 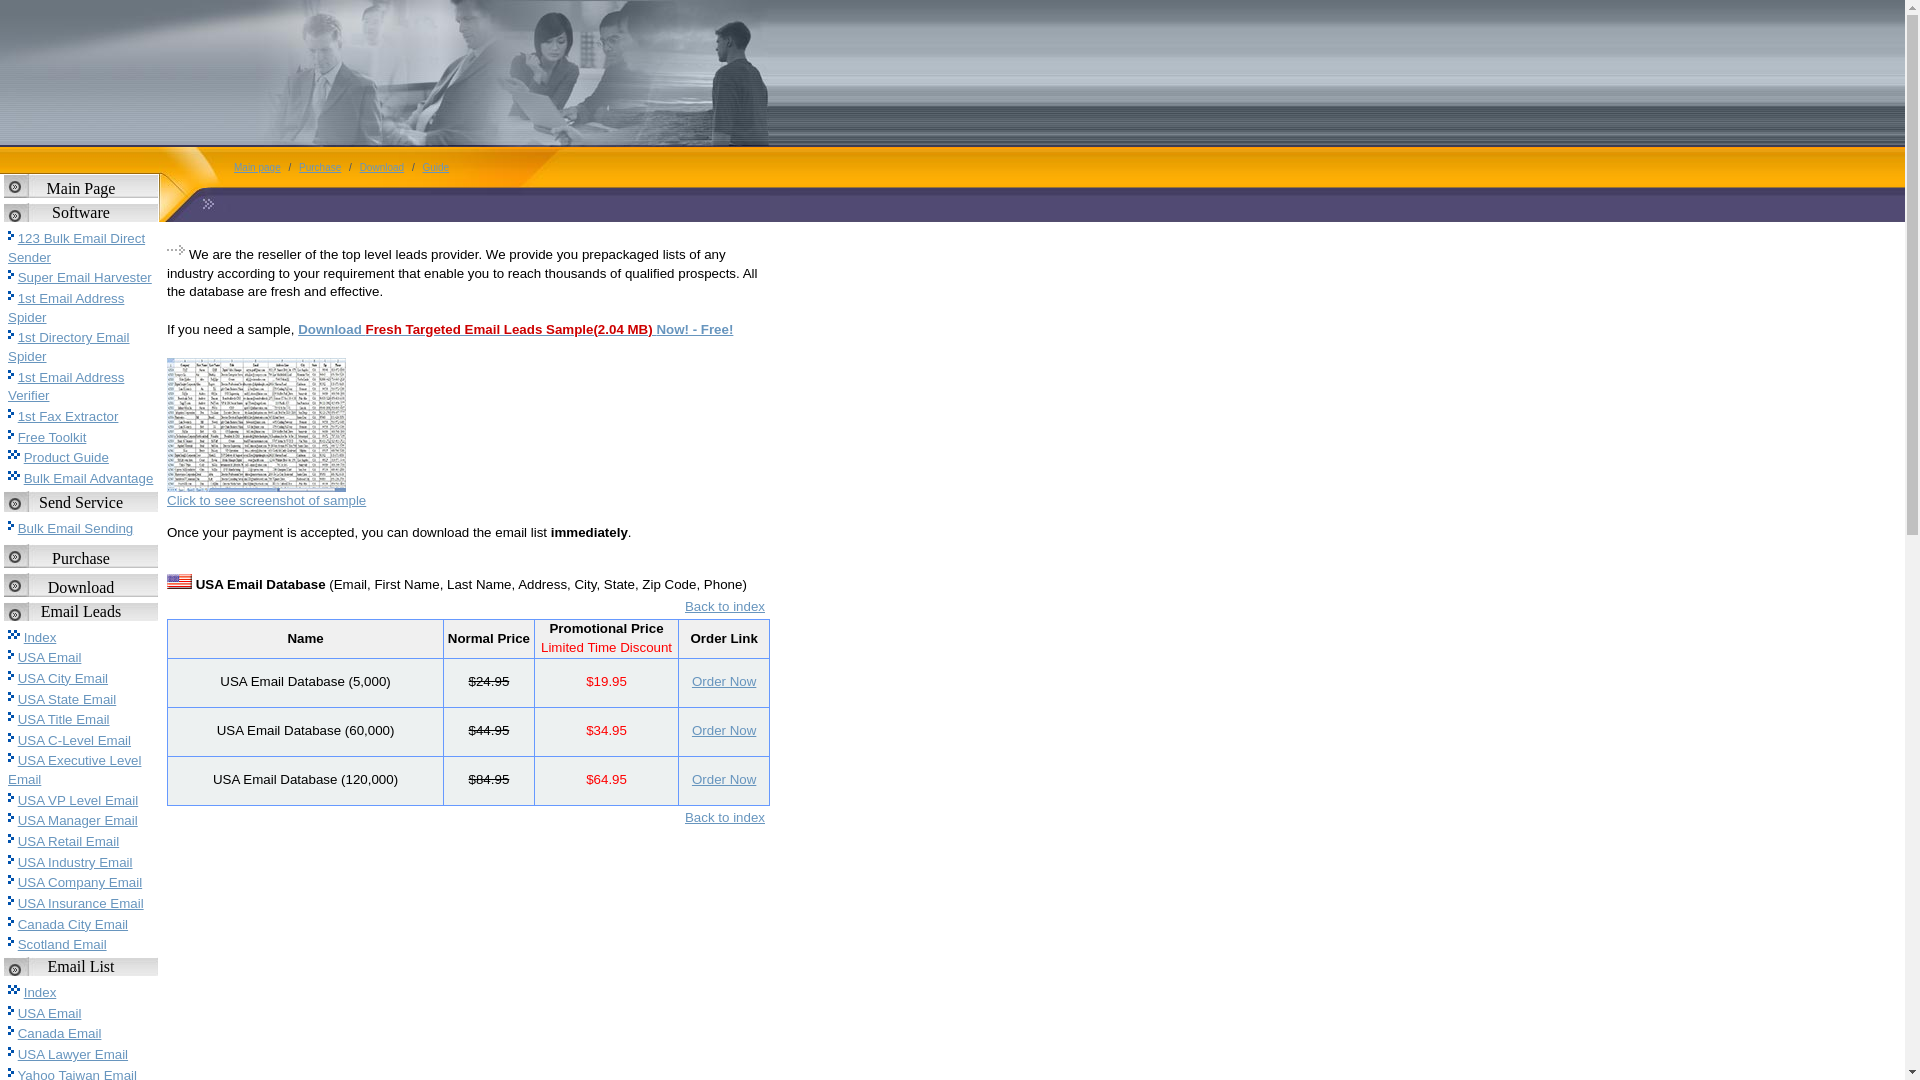 I want to click on '1st Fax Extractor', so click(x=68, y=415).